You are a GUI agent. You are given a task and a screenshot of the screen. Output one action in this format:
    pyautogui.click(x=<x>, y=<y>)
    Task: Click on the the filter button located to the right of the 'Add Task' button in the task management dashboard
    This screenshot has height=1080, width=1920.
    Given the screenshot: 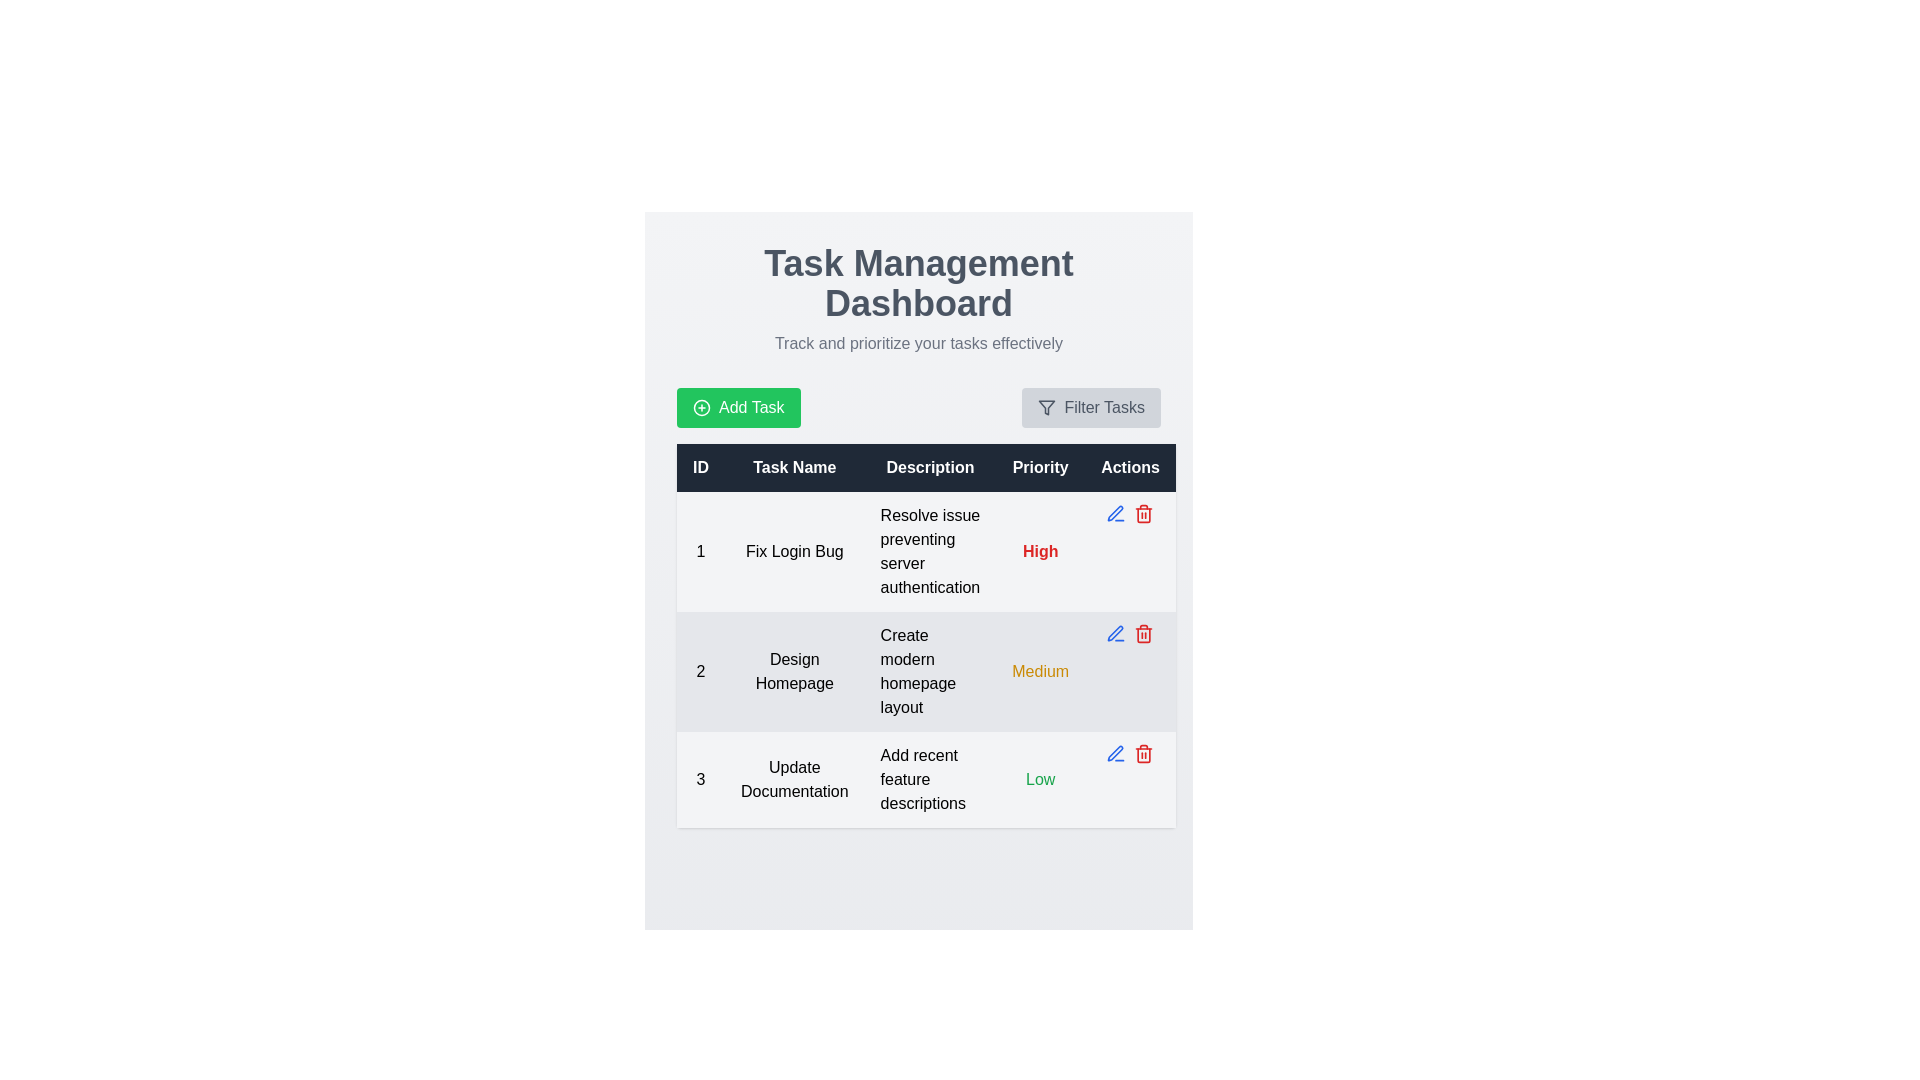 What is the action you would take?
    pyautogui.click(x=1090, y=407)
    